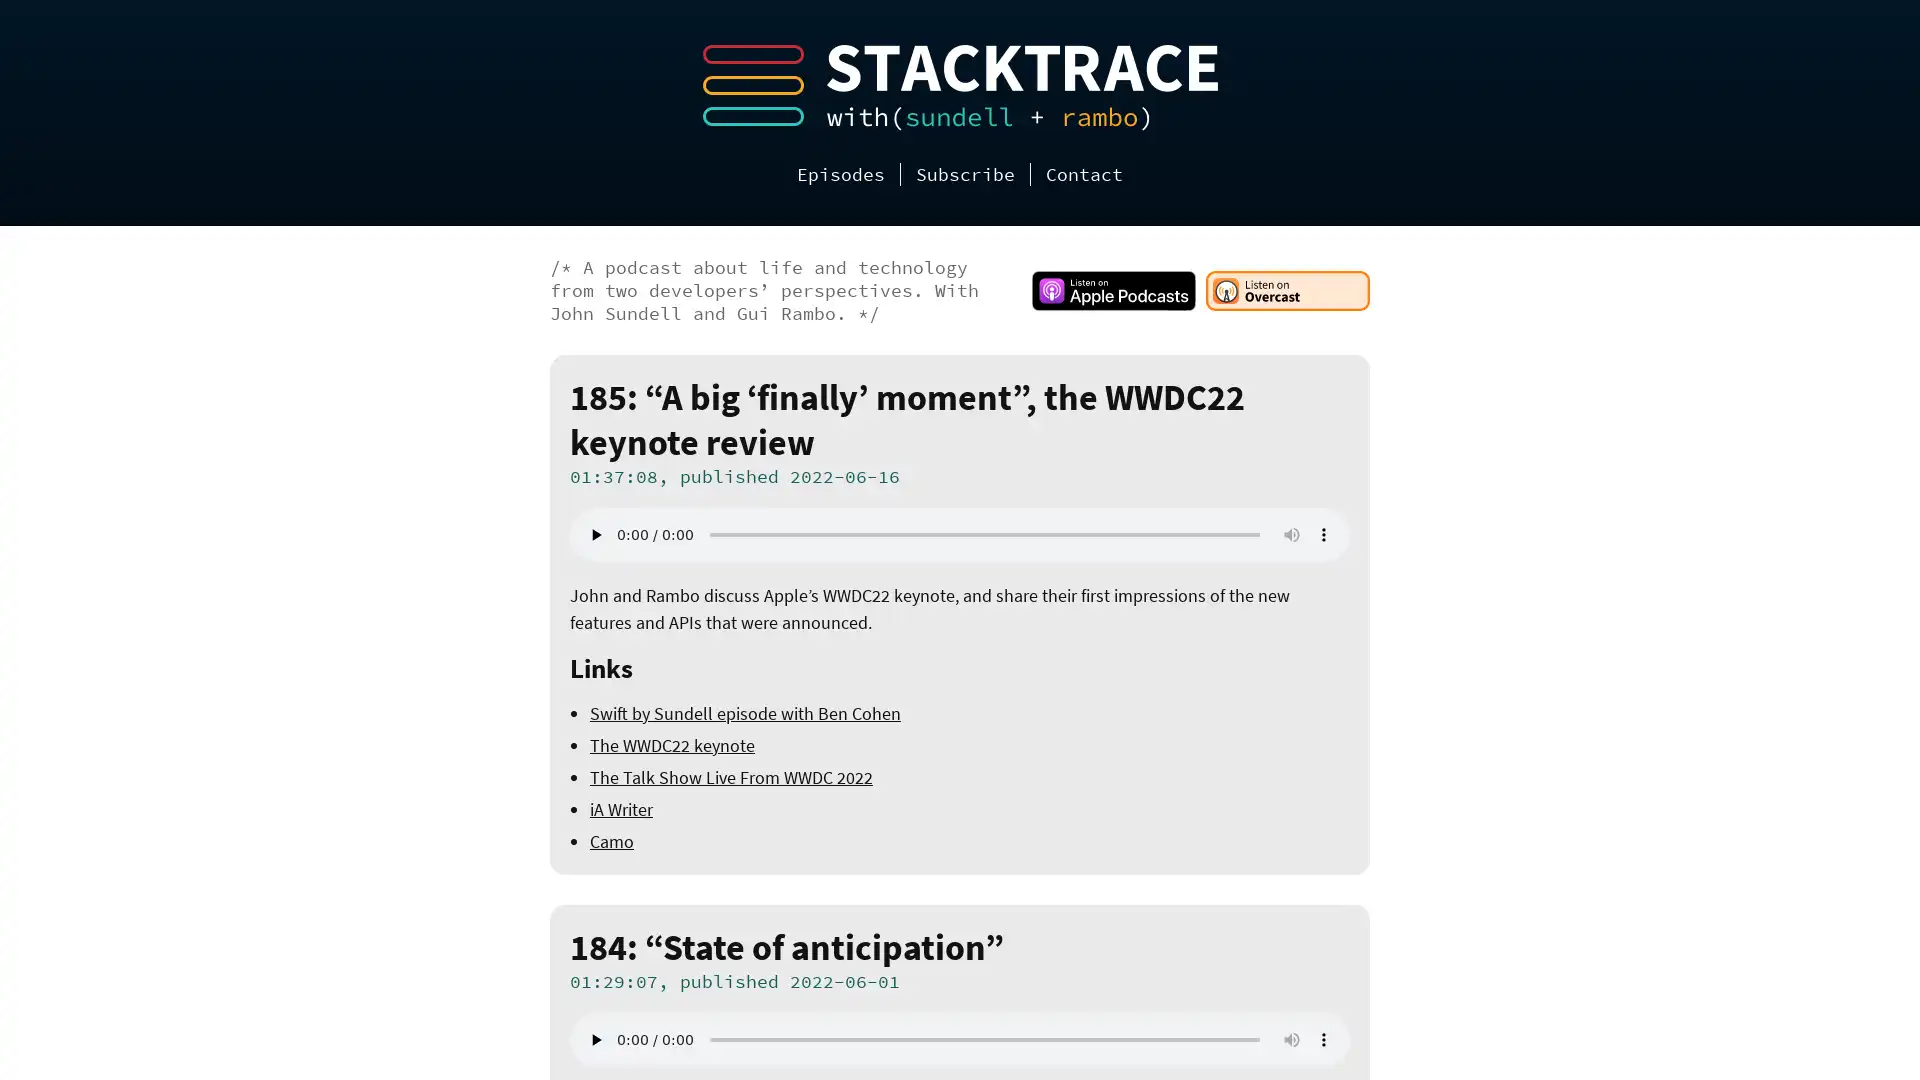 The image size is (1920, 1080). Describe the element at coordinates (594, 534) in the screenshot. I see `play` at that location.